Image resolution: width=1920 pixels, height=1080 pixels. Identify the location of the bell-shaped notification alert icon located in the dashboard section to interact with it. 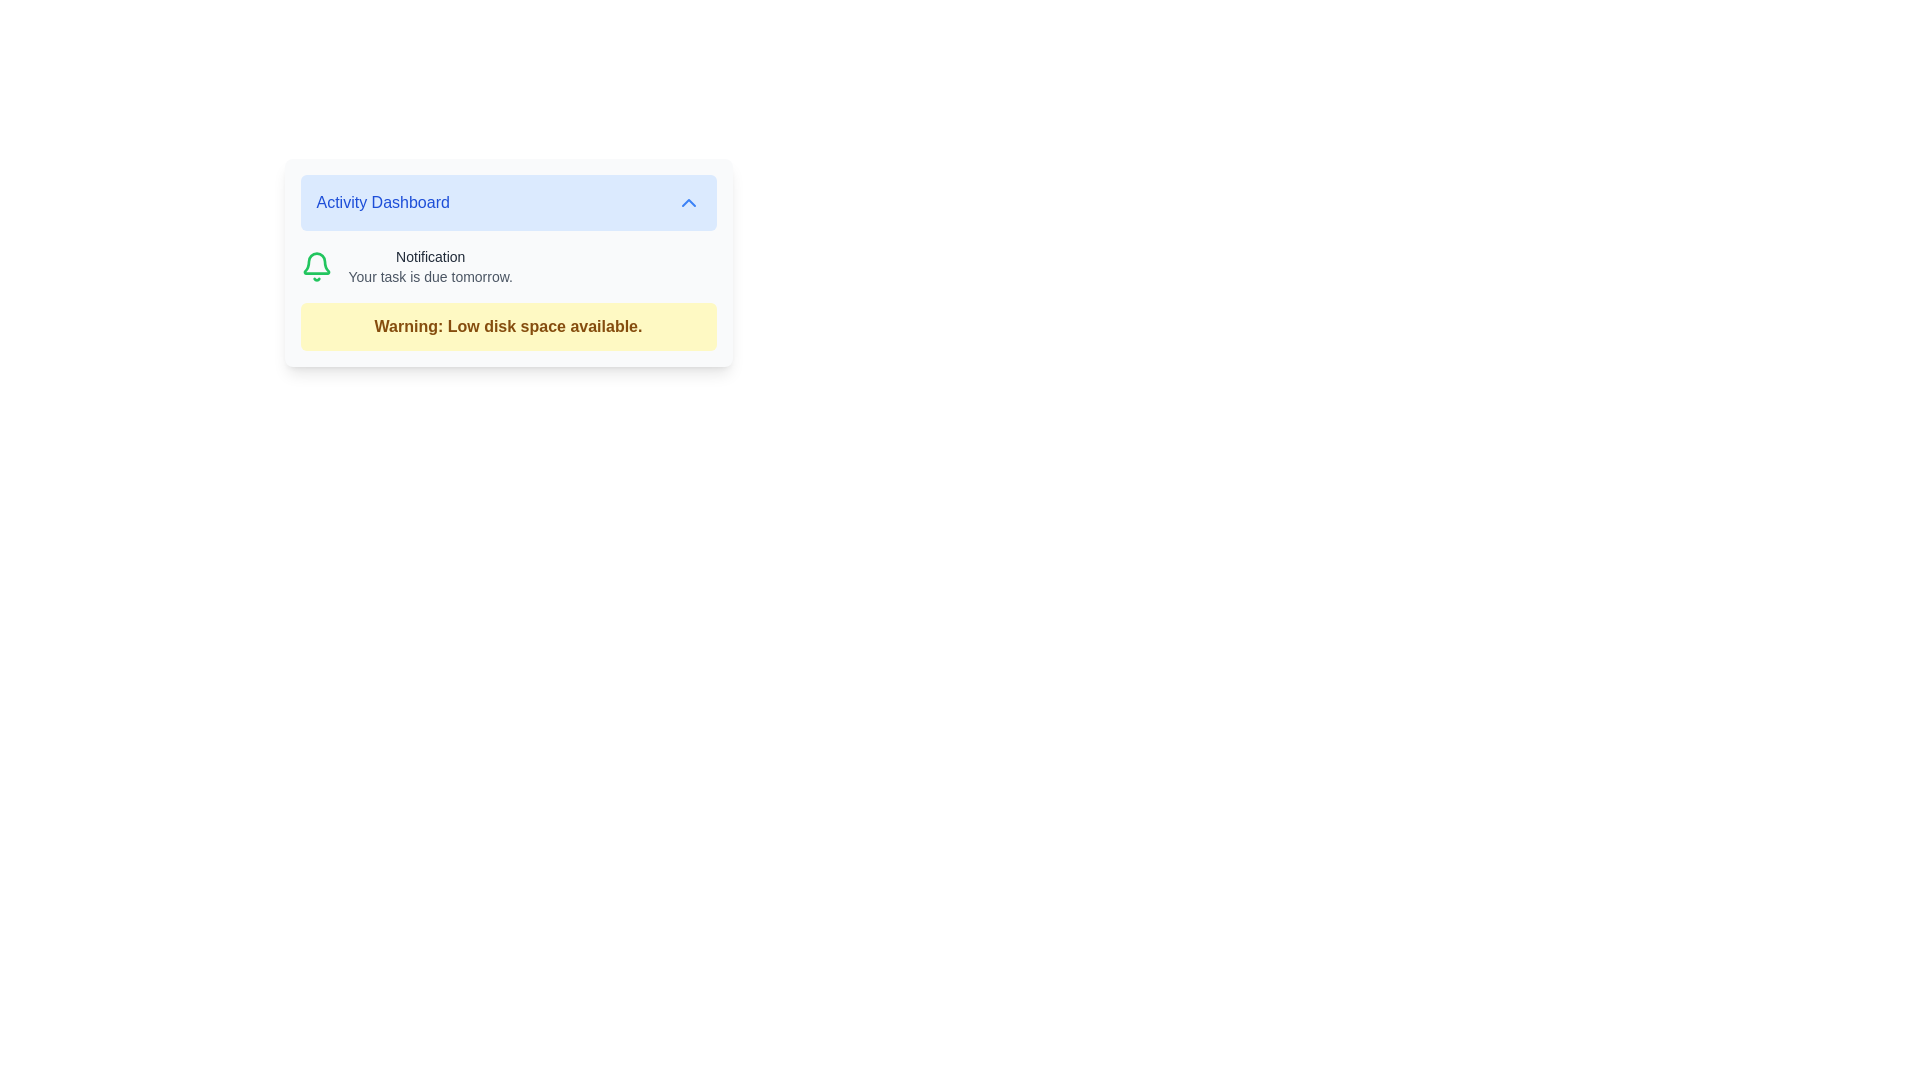
(315, 262).